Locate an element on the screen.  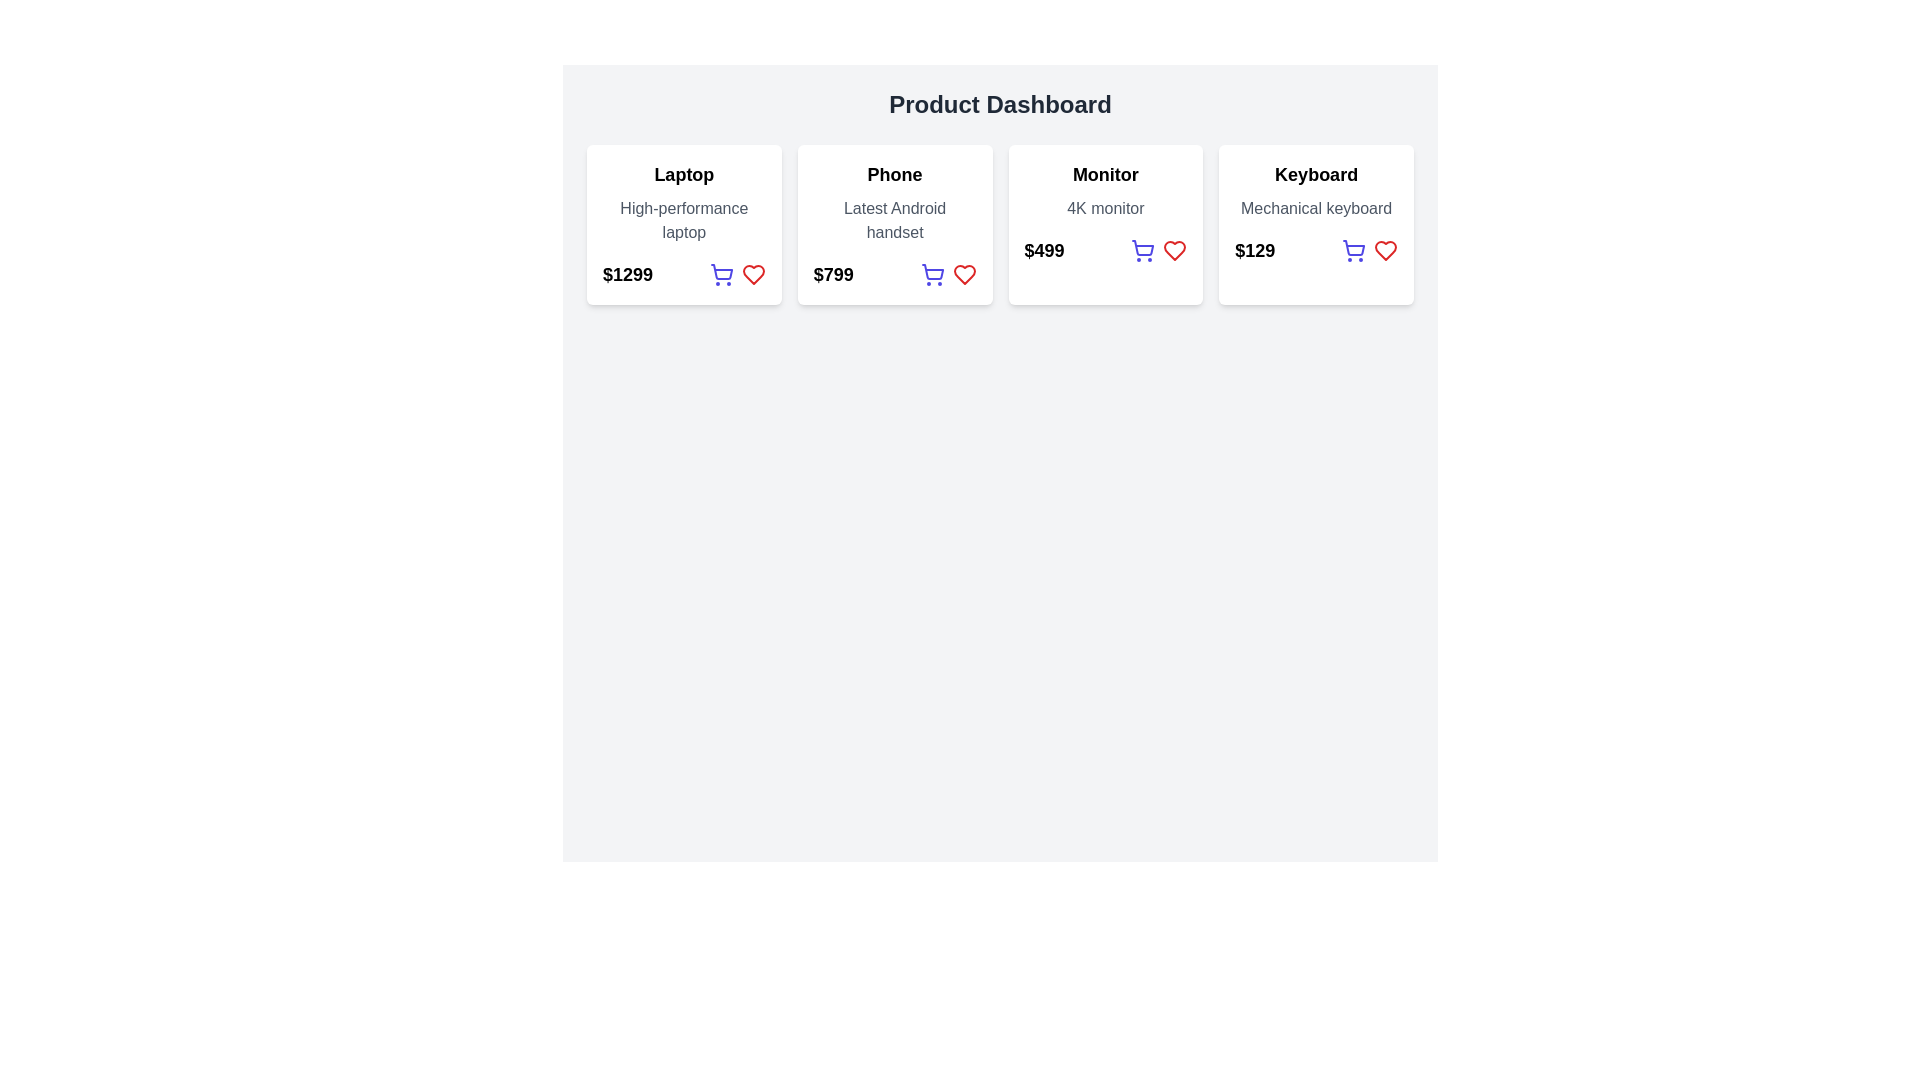
the button located in the top-right corner of the 'Monitor' product card is located at coordinates (1143, 249).